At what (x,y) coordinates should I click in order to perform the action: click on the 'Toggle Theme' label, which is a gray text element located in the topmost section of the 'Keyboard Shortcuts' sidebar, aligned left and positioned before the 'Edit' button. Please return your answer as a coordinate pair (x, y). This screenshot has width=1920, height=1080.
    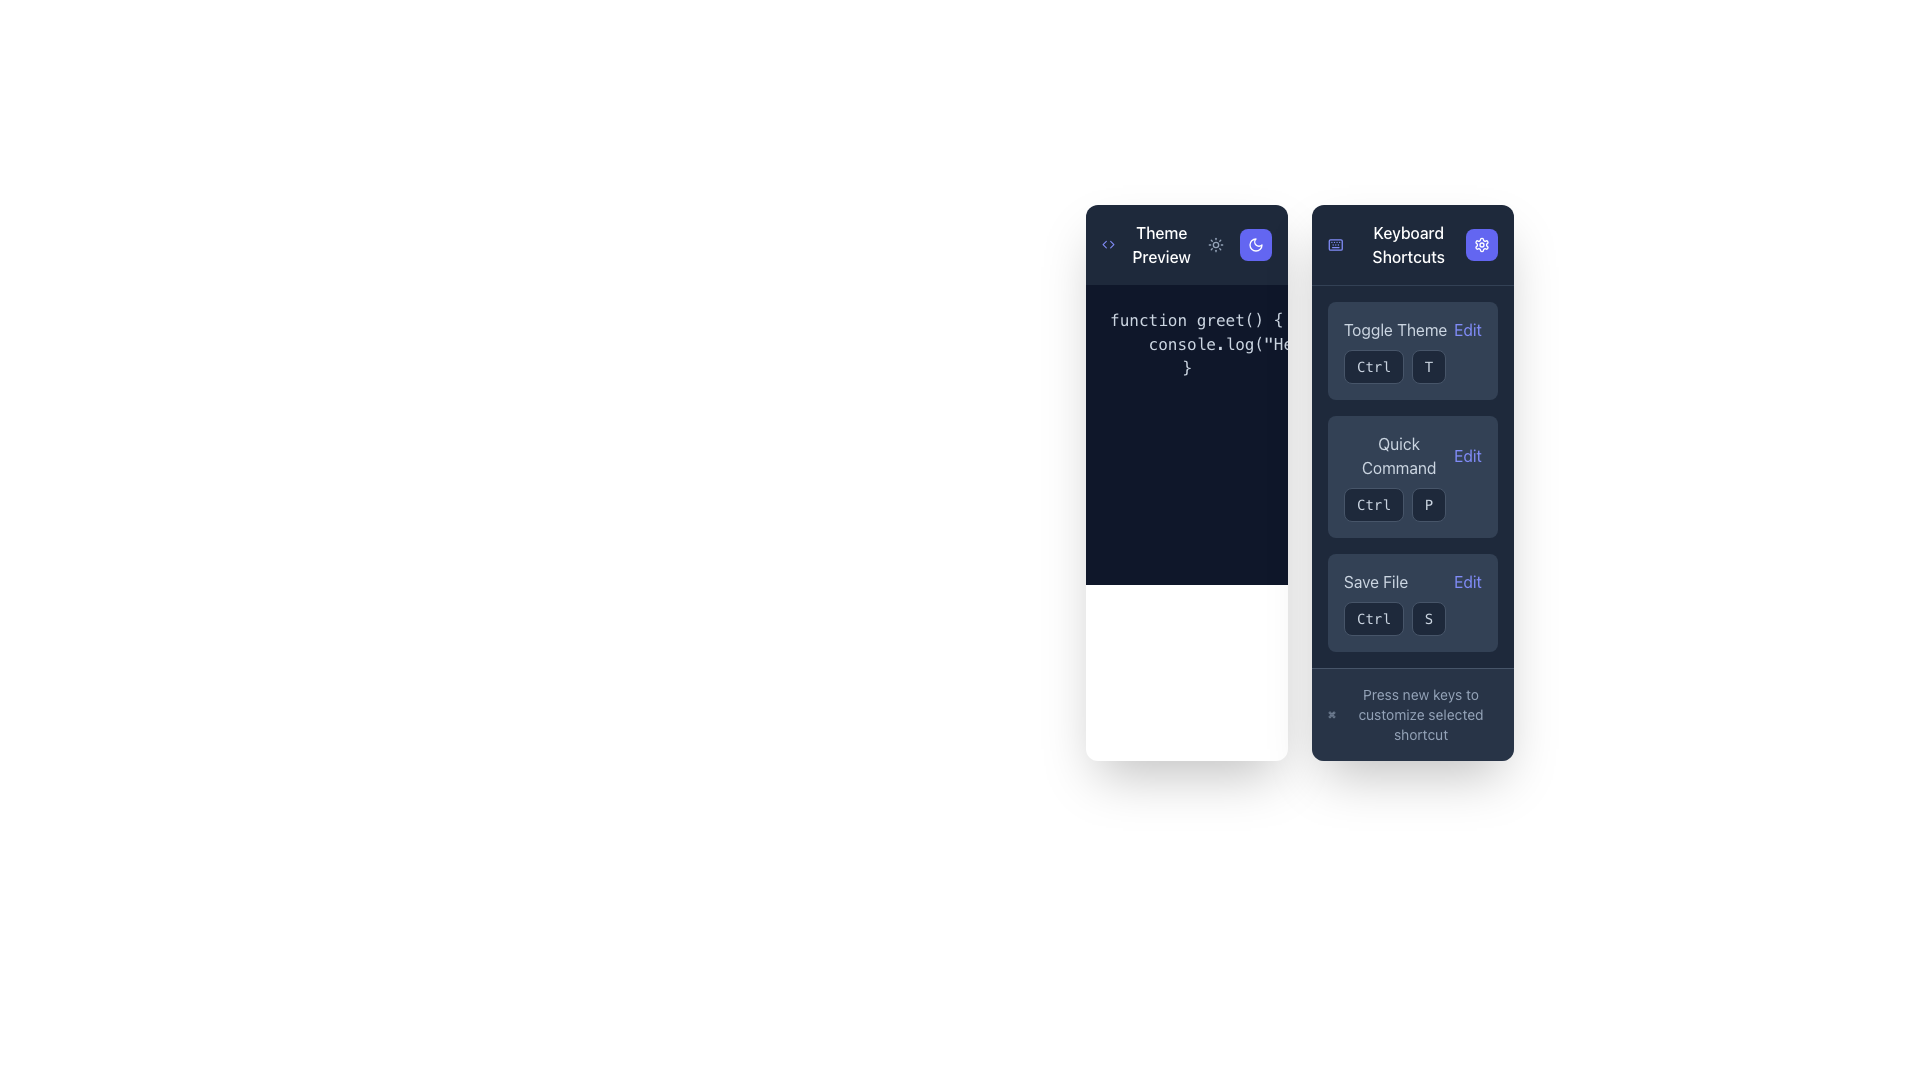
    Looking at the image, I should click on (1394, 329).